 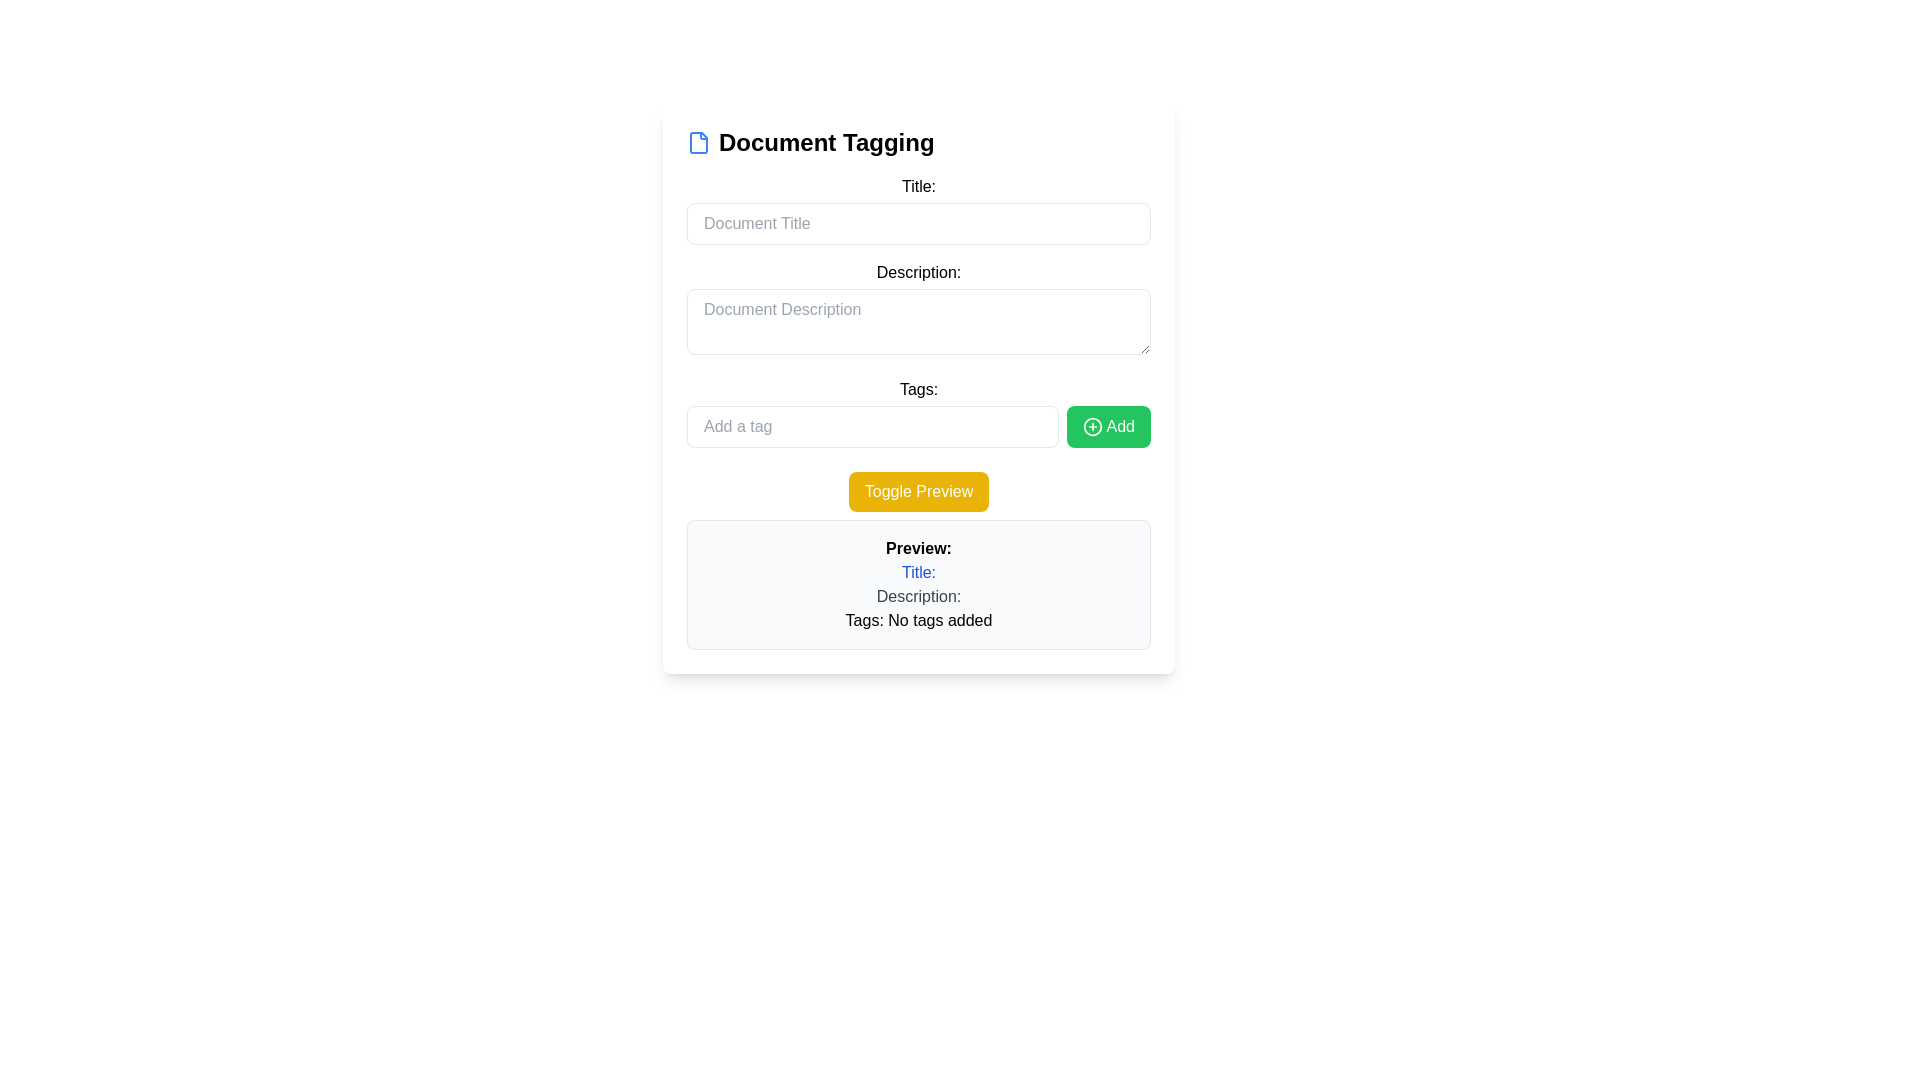 I want to click on the title input field by using tab navigation, which is the first input field directly below the 'Title:' label in the form layout, so click(x=917, y=223).